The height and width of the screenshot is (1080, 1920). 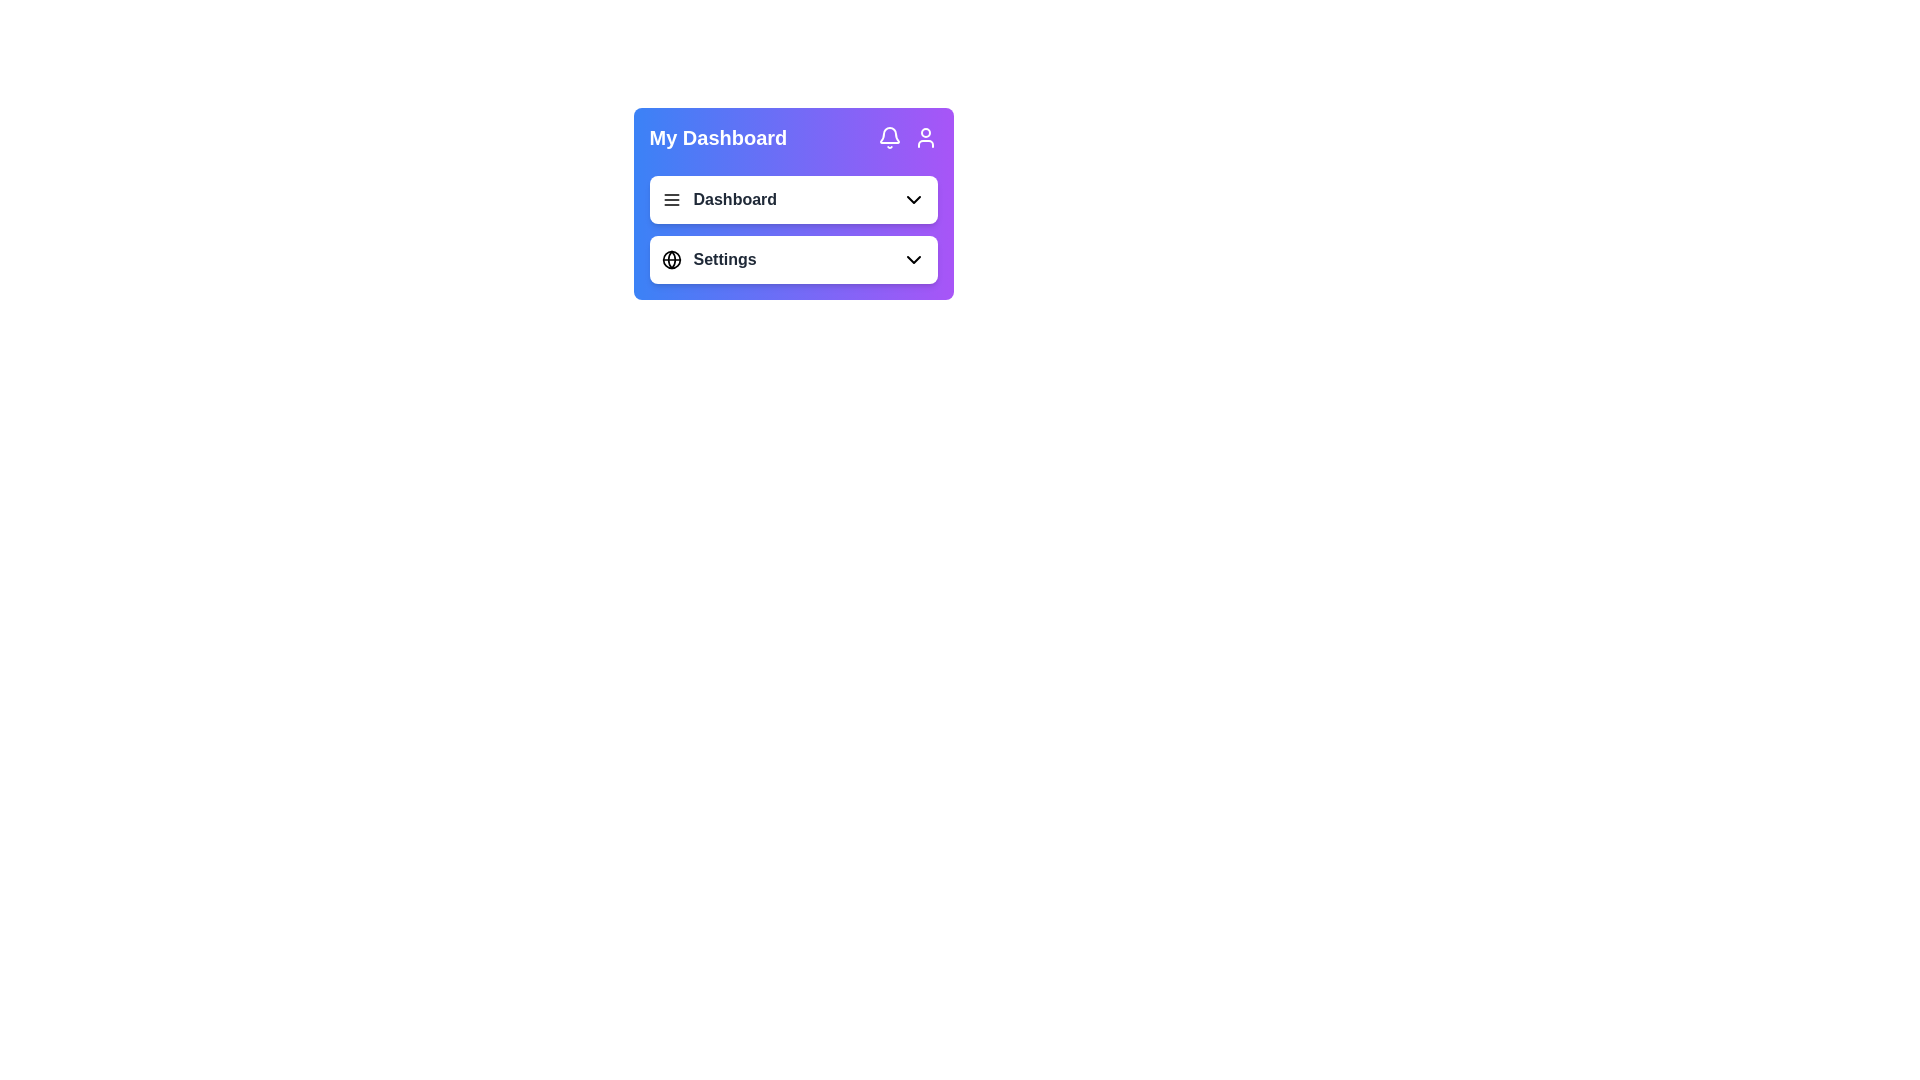 What do you see at coordinates (912, 258) in the screenshot?
I see `the Dropdown Indicator Icon, which is a downward arrow icon located at the far right edge of the 'Settings' button` at bounding box center [912, 258].